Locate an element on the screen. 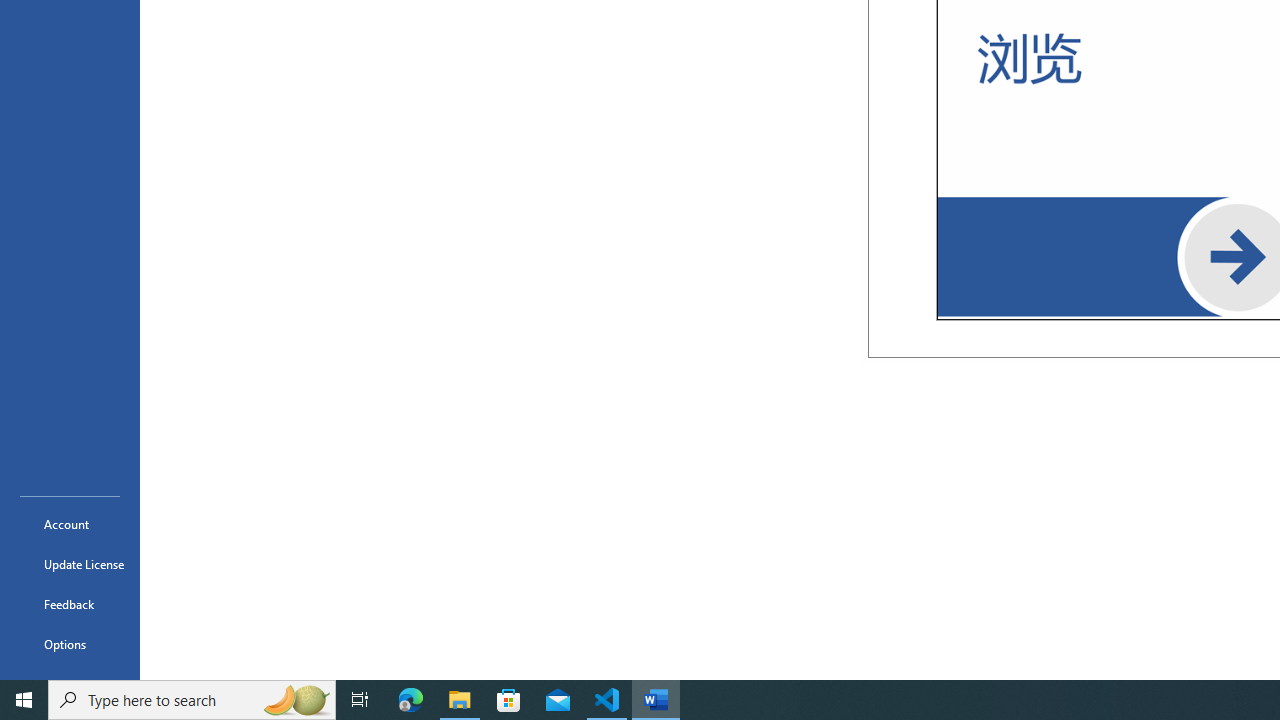 Image resolution: width=1280 pixels, height=720 pixels. 'Options' is located at coordinates (69, 644).